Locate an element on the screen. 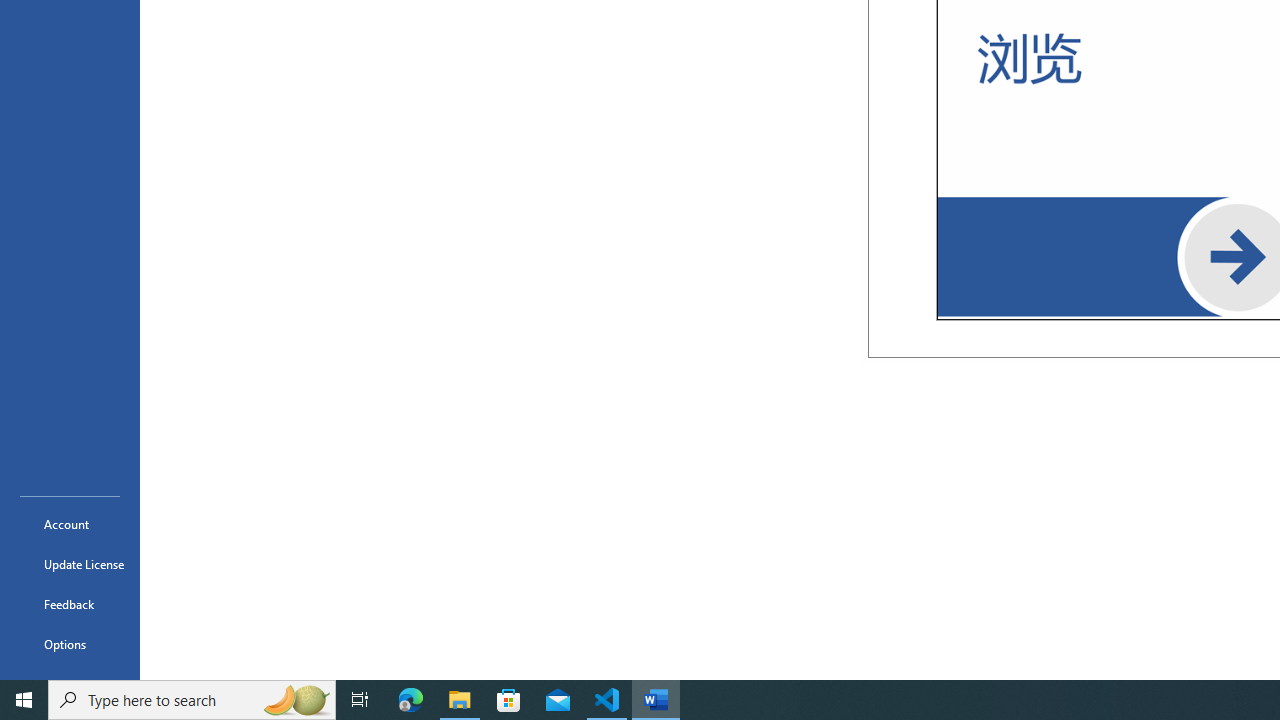 Image resolution: width=1280 pixels, height=720 pixels. 'Options' is located at coordinates (69, 644).